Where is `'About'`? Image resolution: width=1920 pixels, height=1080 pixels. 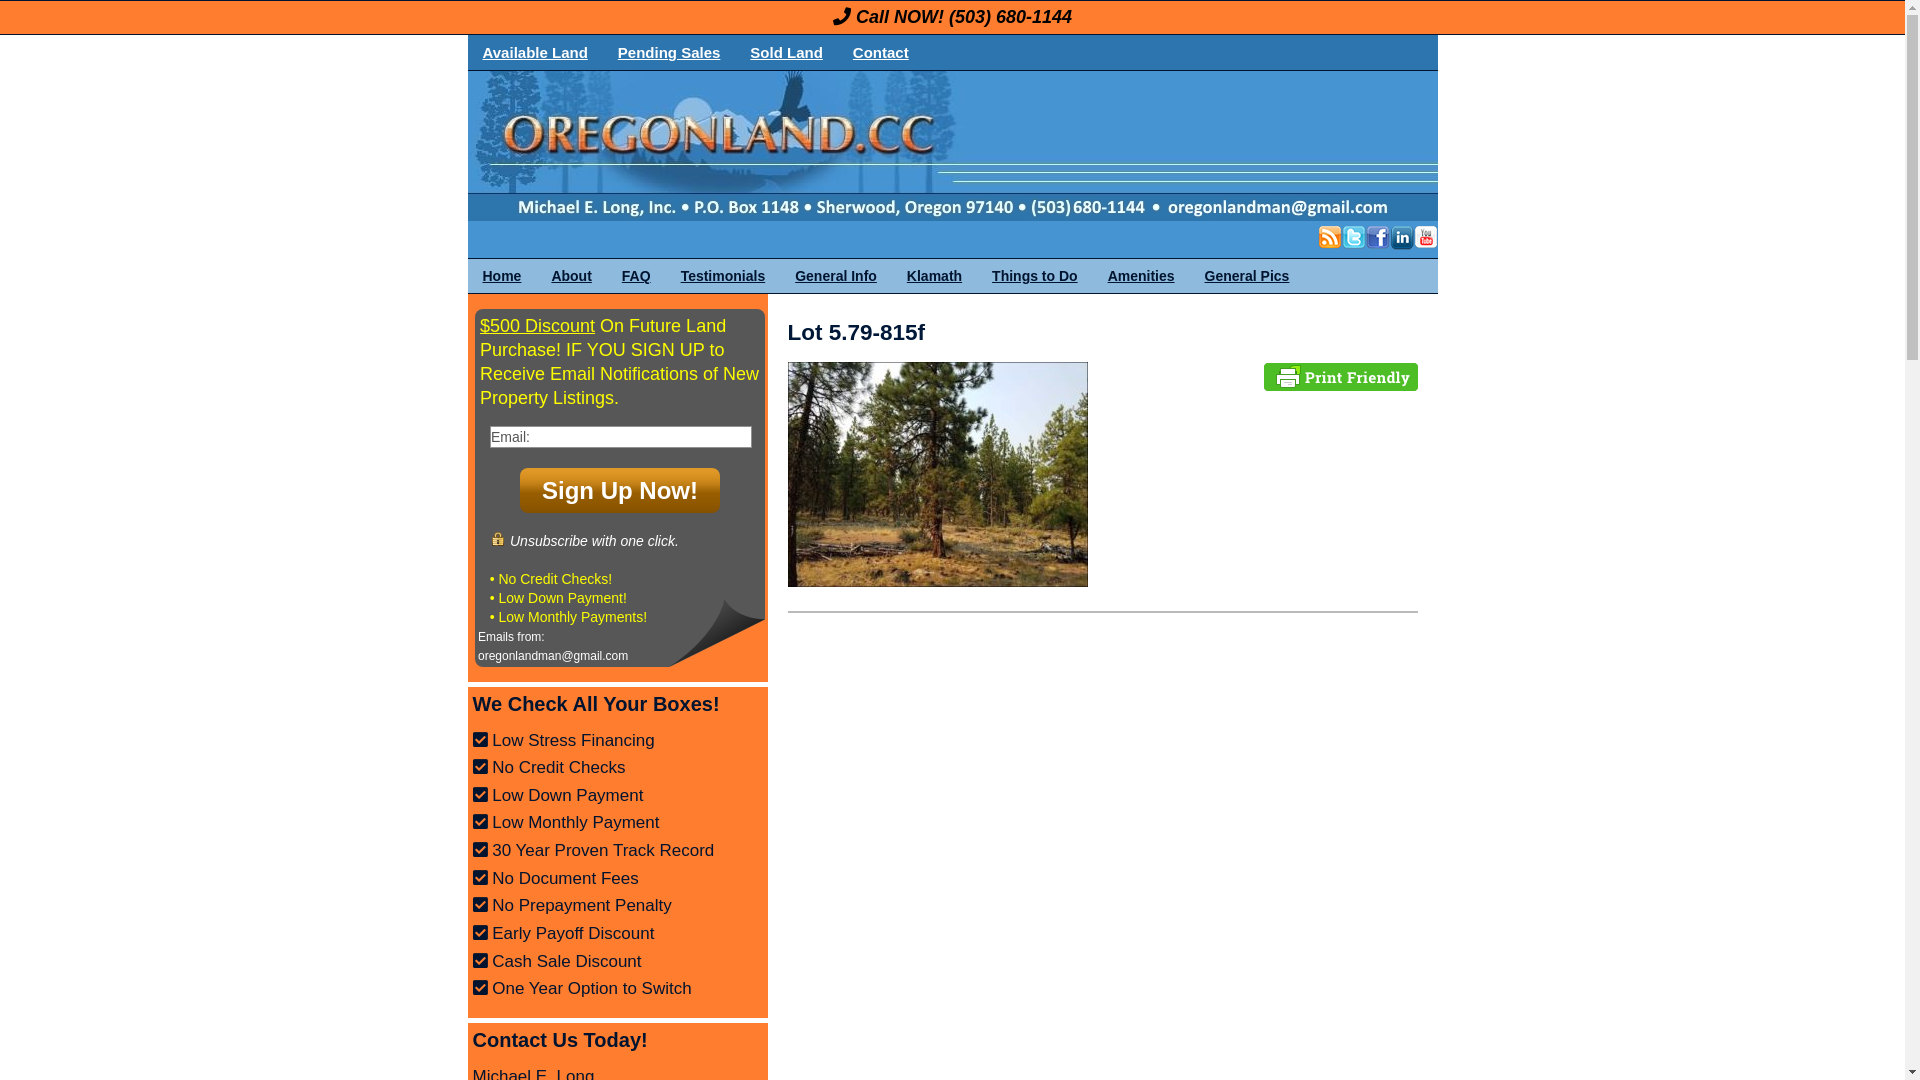
'About' is located at coordinates (570, 276).